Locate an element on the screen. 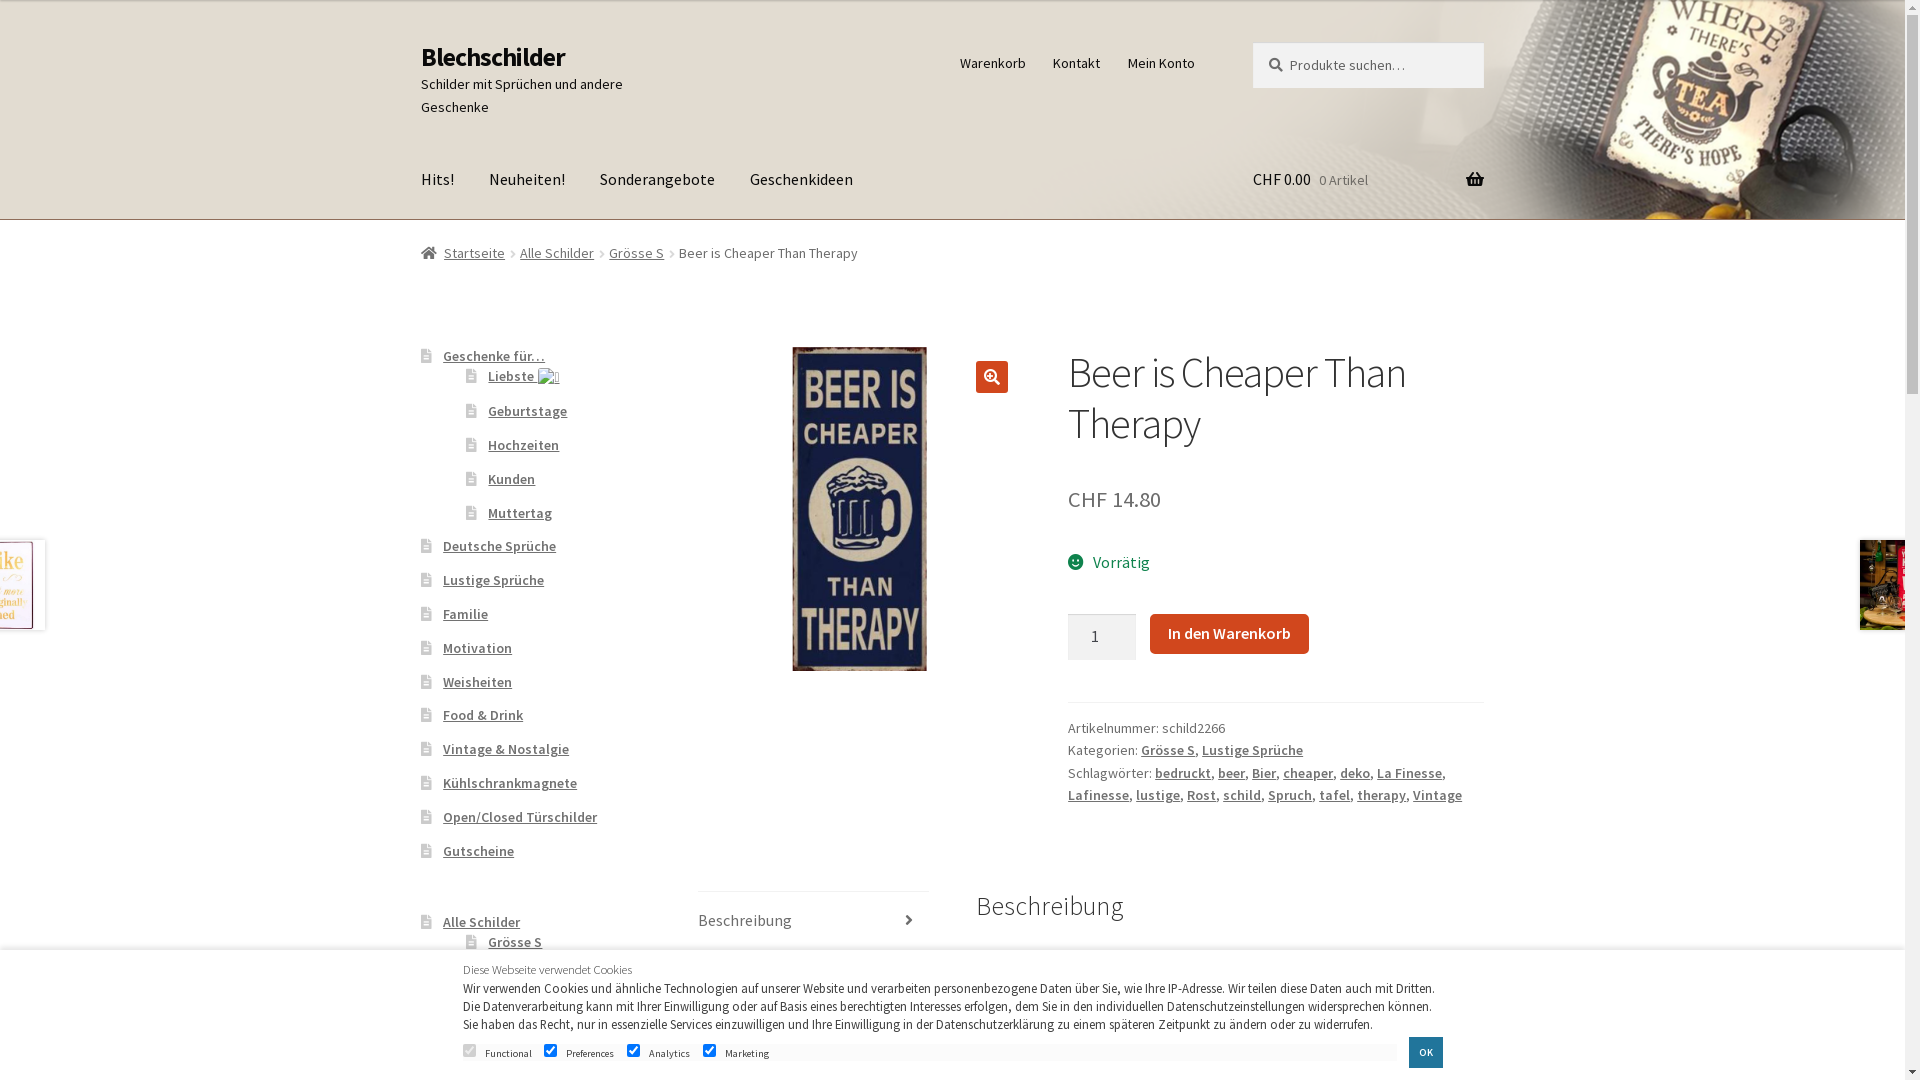 The image size is (1920, 1080). 'Familie' is located at coordinates (464, 612).